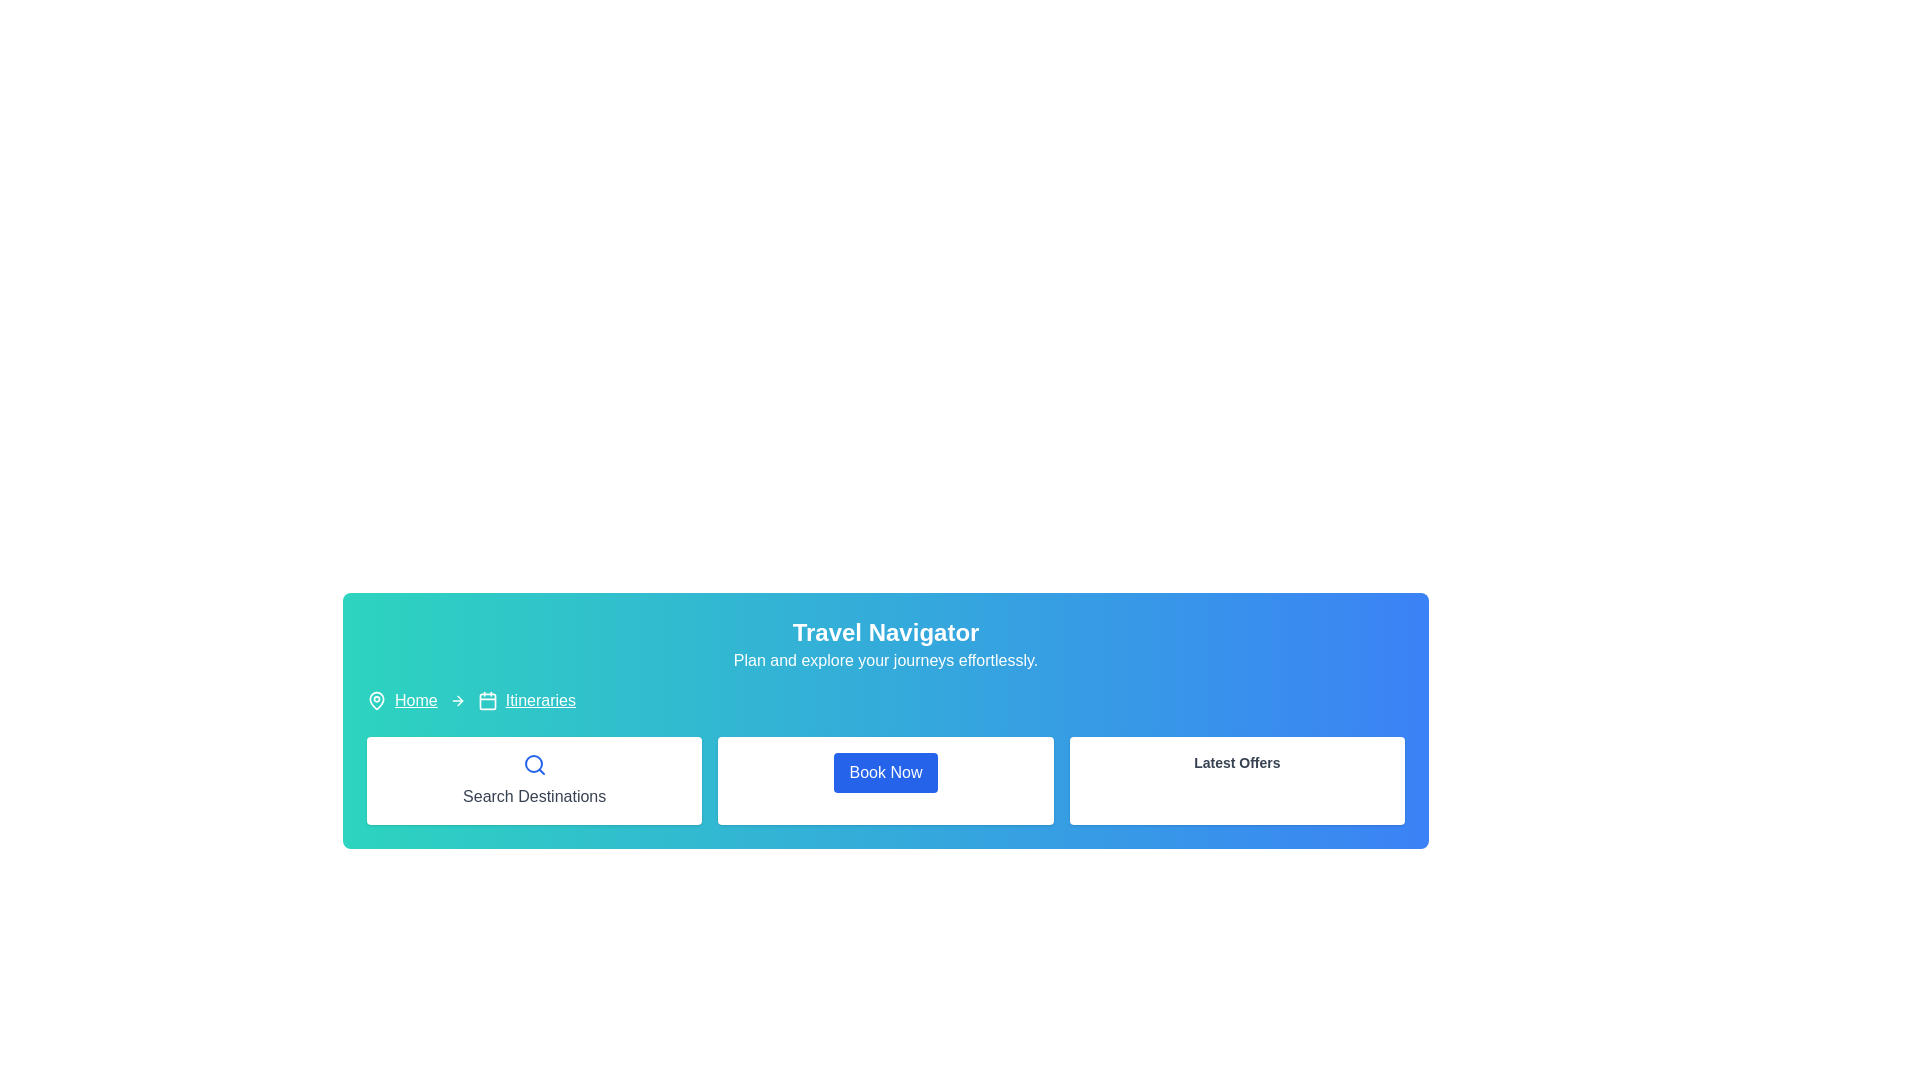  Describe the element at coordinates (885, 779) in the screenshot. I see `the 'Book Now' button, which is white text on a blue background, centrally located between 'Search Destinations' and 'Latest Offers' in the grid layout, to initiate the booking action` at that location.